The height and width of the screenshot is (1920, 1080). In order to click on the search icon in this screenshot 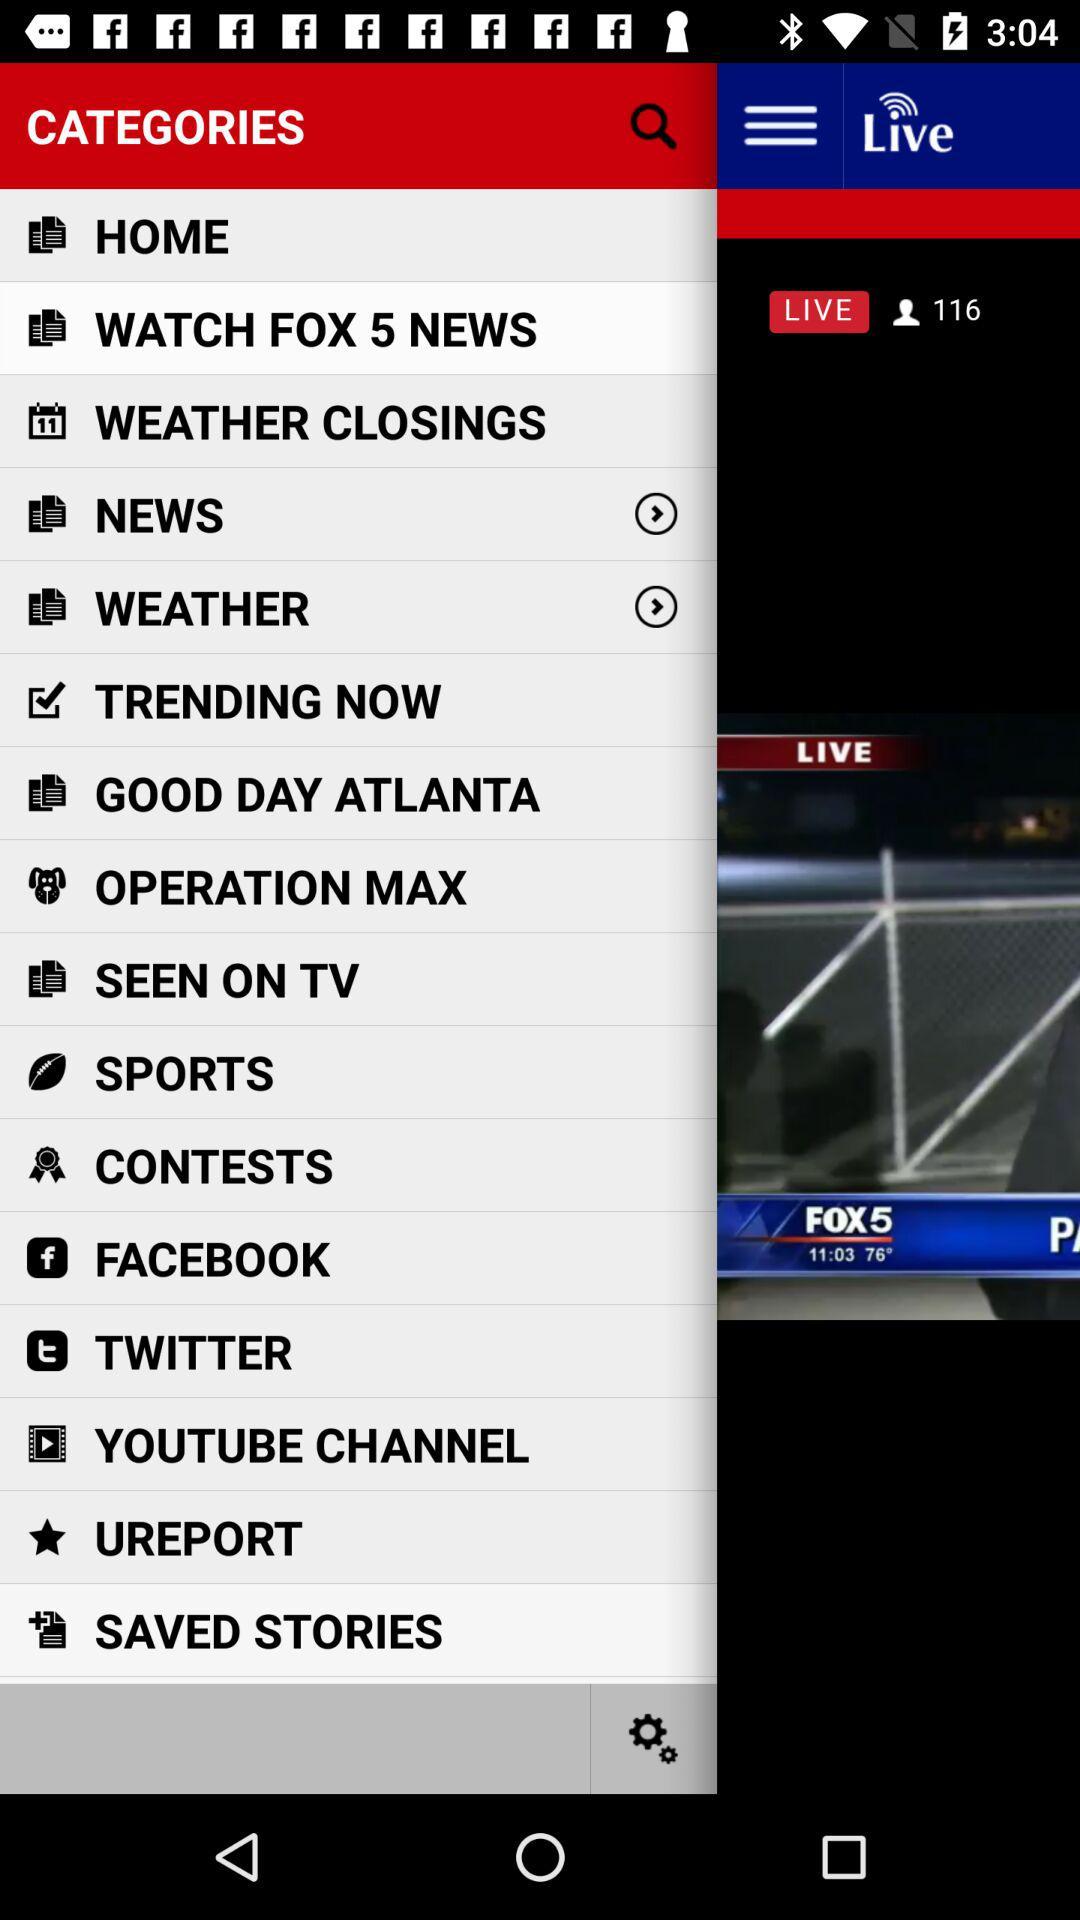, I will do `click(654, 124)`.